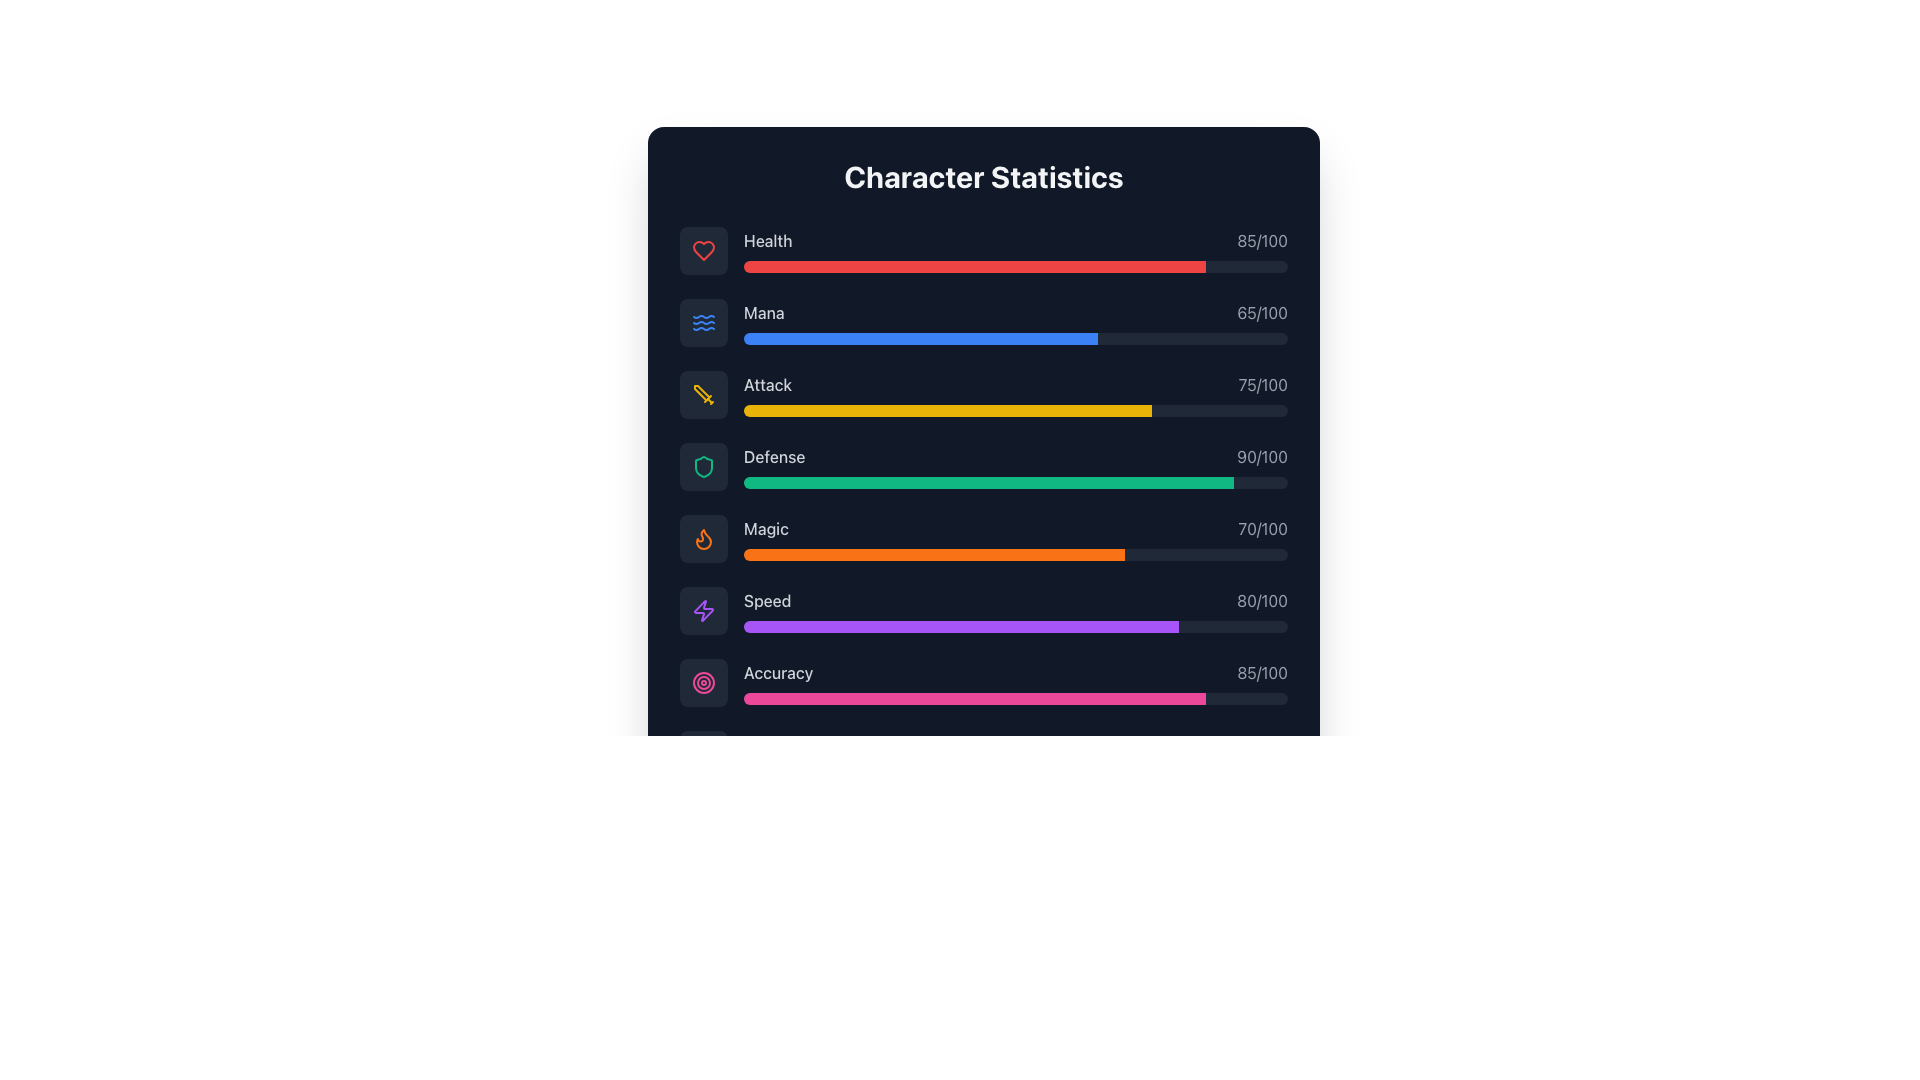 The image size is (1920, 1080). Describe the element at coordinates (1261, 672) in the screenshot. I see `the Text label displaying the numerical accuracy score for a character attribute, located at the bottom right of the 'Accuracy' row` at that location.